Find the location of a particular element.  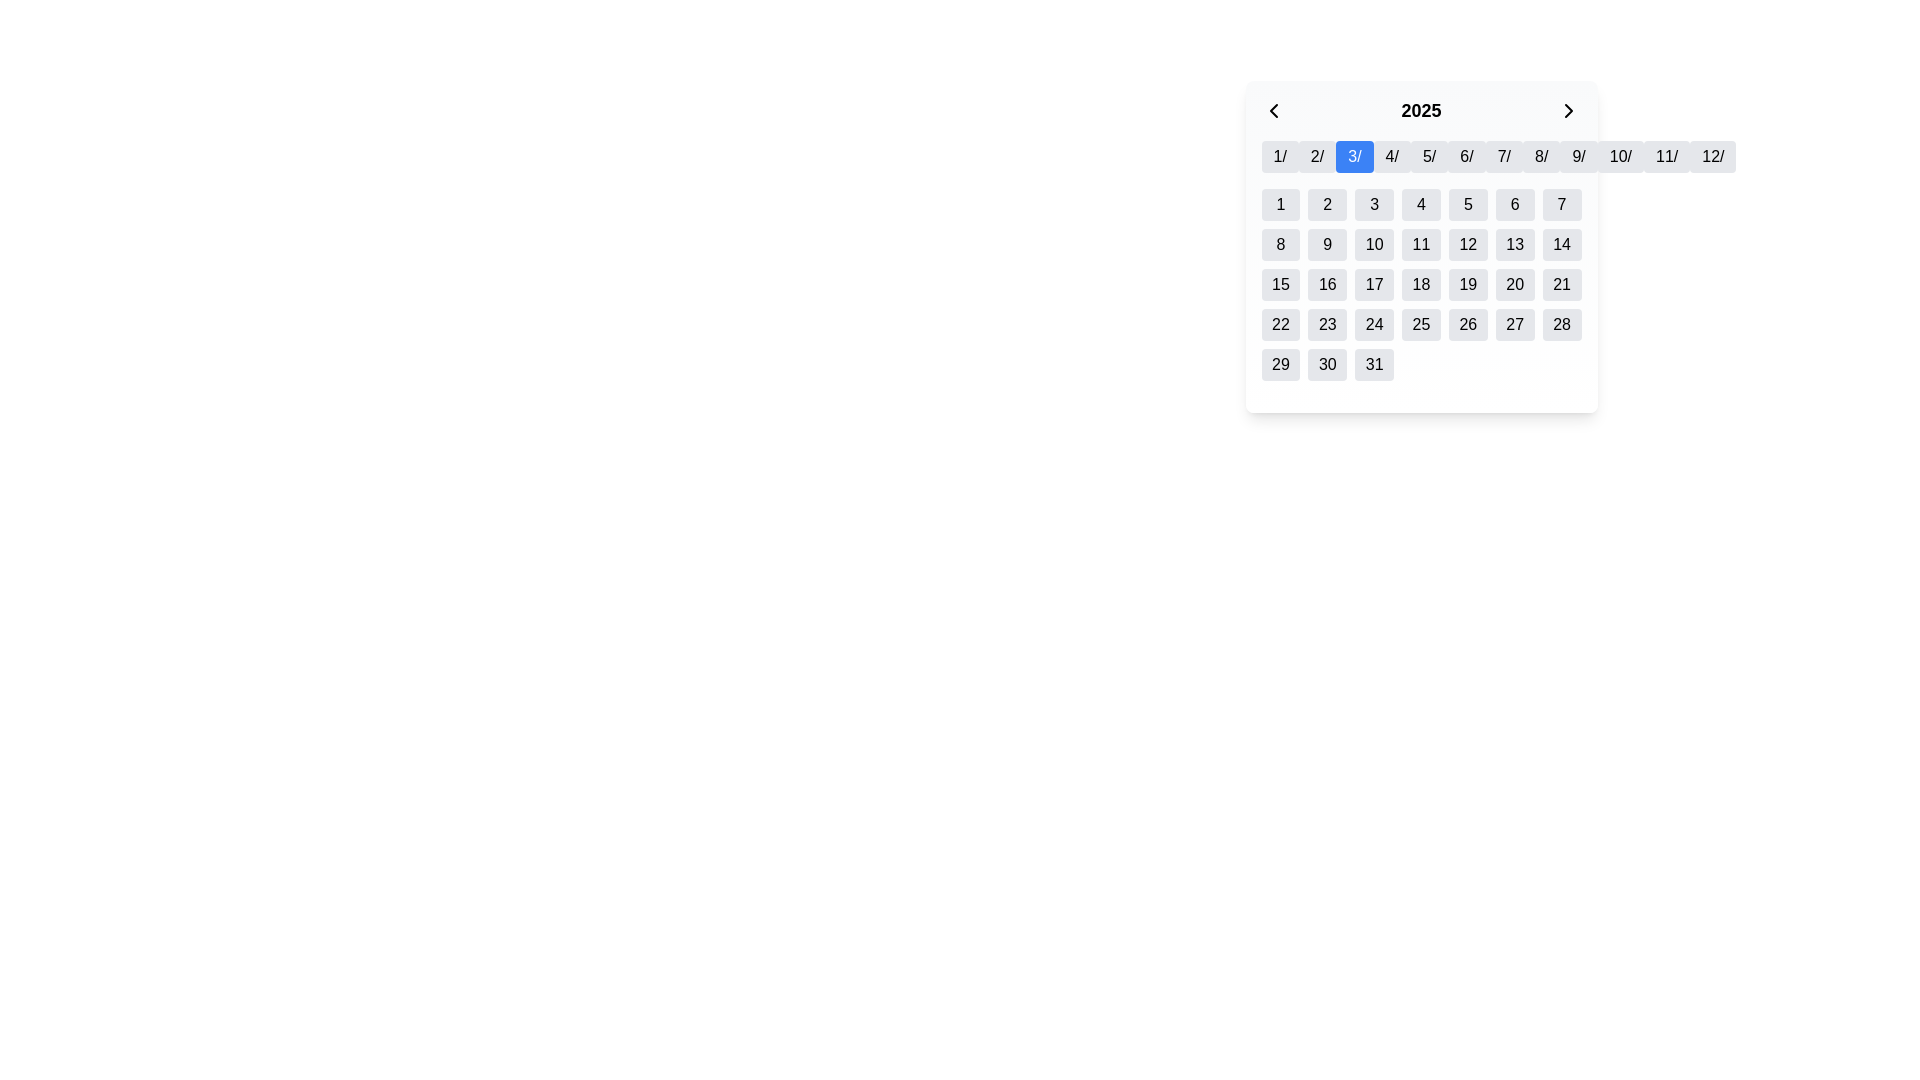

the button representing the date '4' in the calendar interface is located at coordinates (1420, 204).